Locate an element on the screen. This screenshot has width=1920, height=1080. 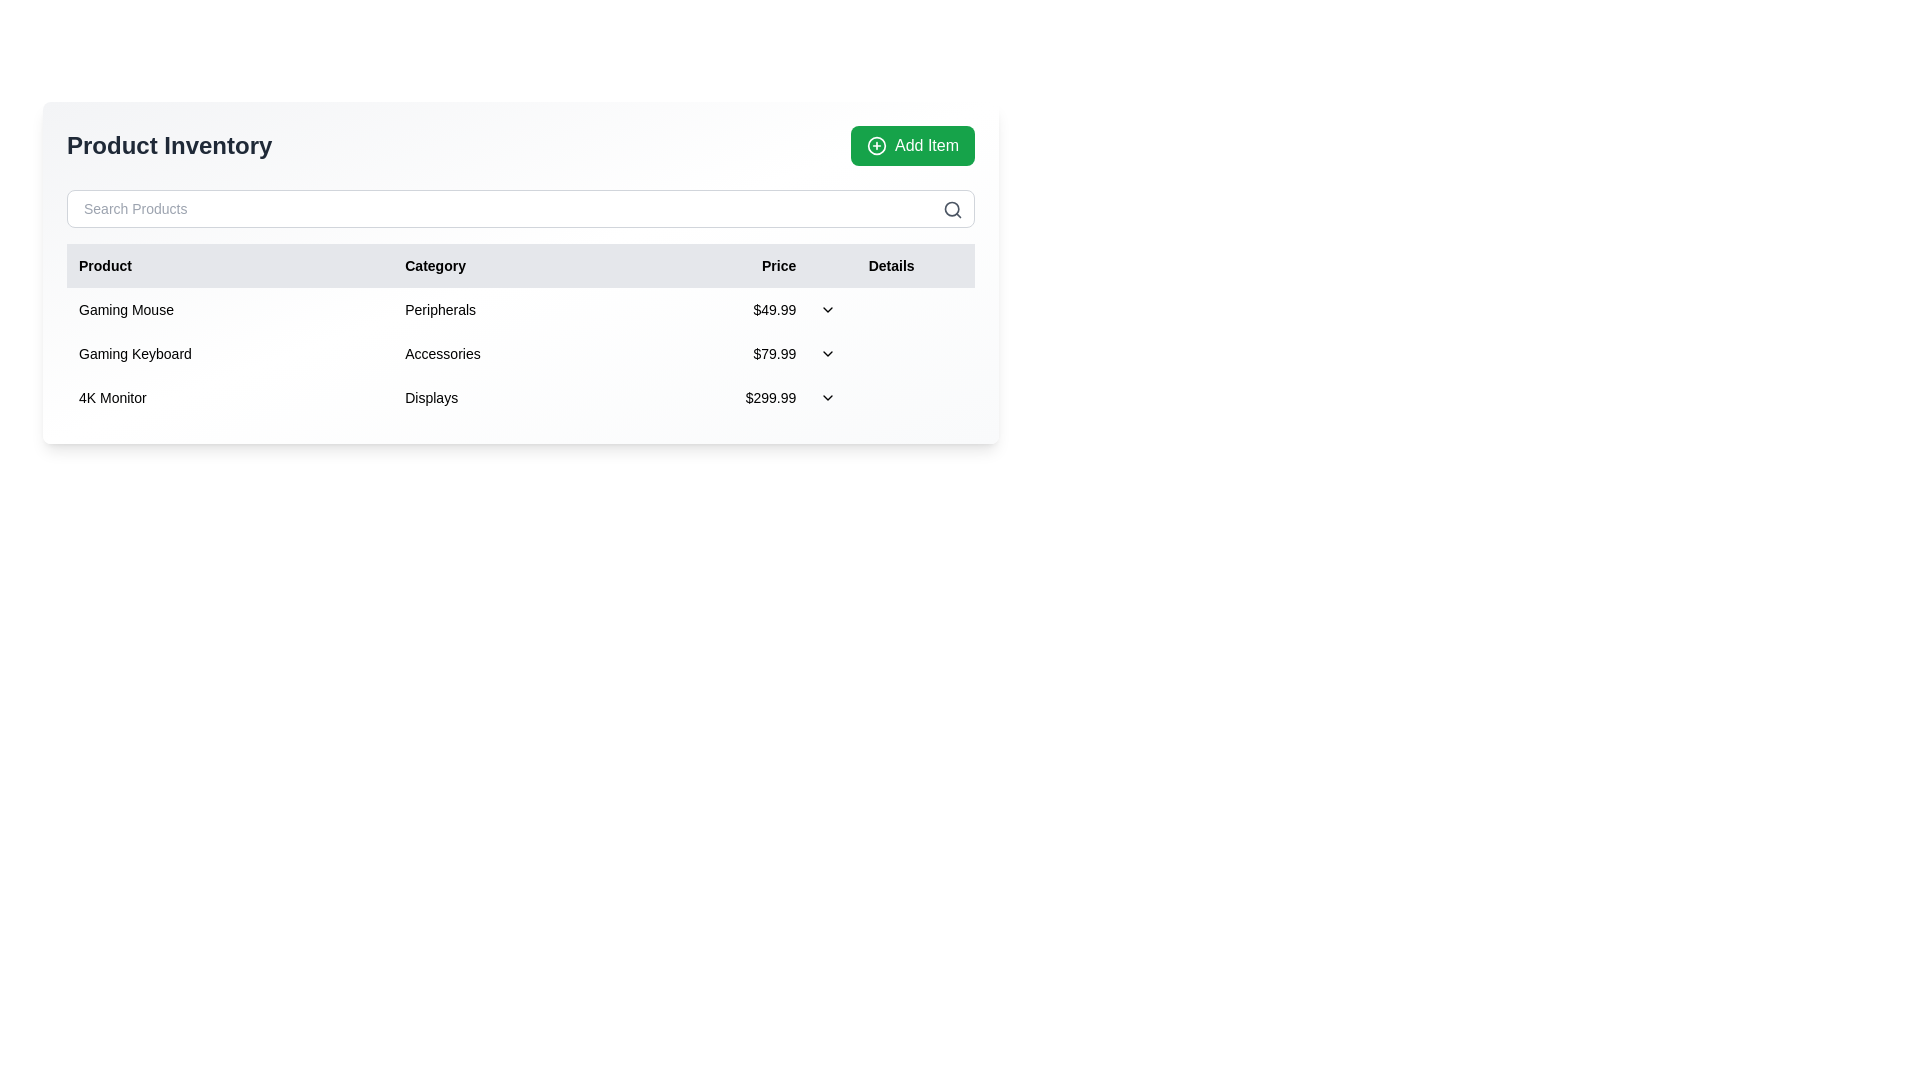
the 'Peripherals' text label is located at coordinates (511, 309).